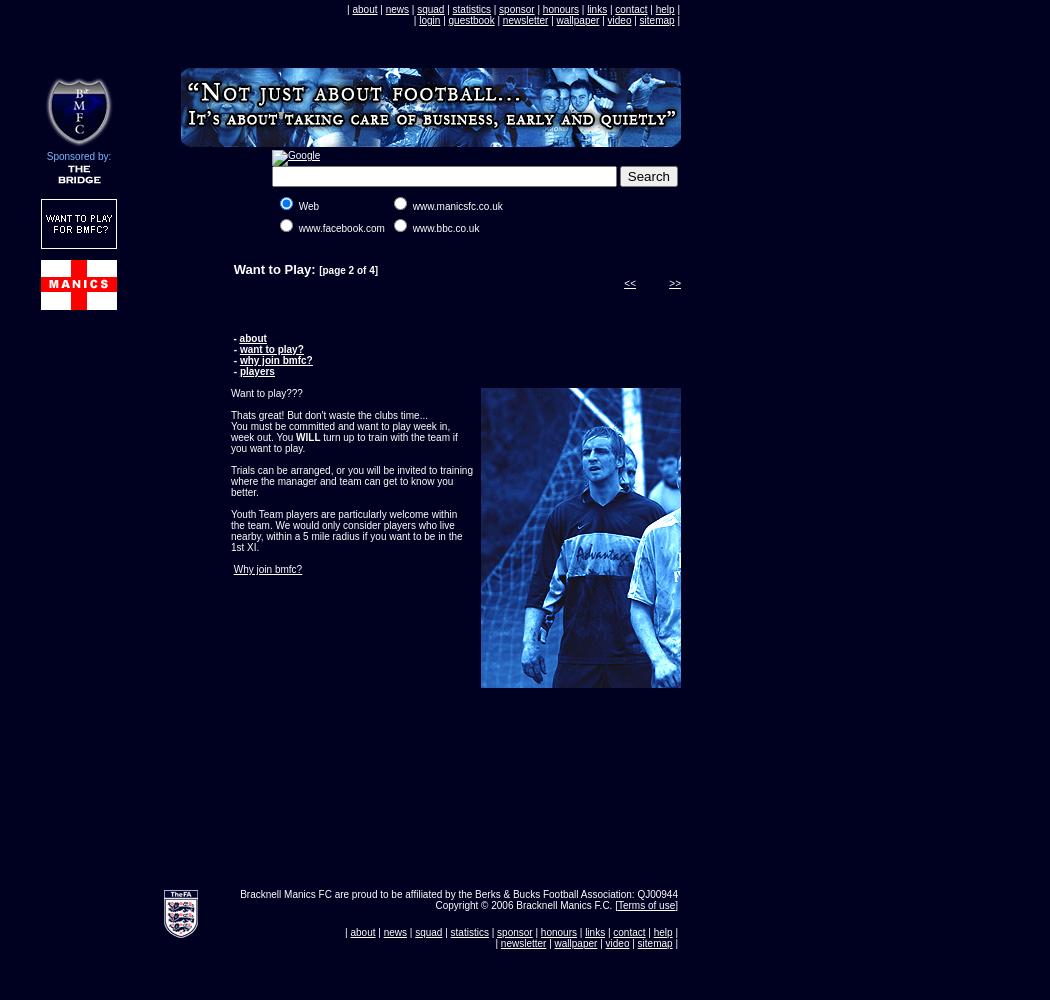 This screenshot has height=1000, width=1050. Describe the element at coordinates (631, 9) in the screenshot. I see `'contact'` at that location.